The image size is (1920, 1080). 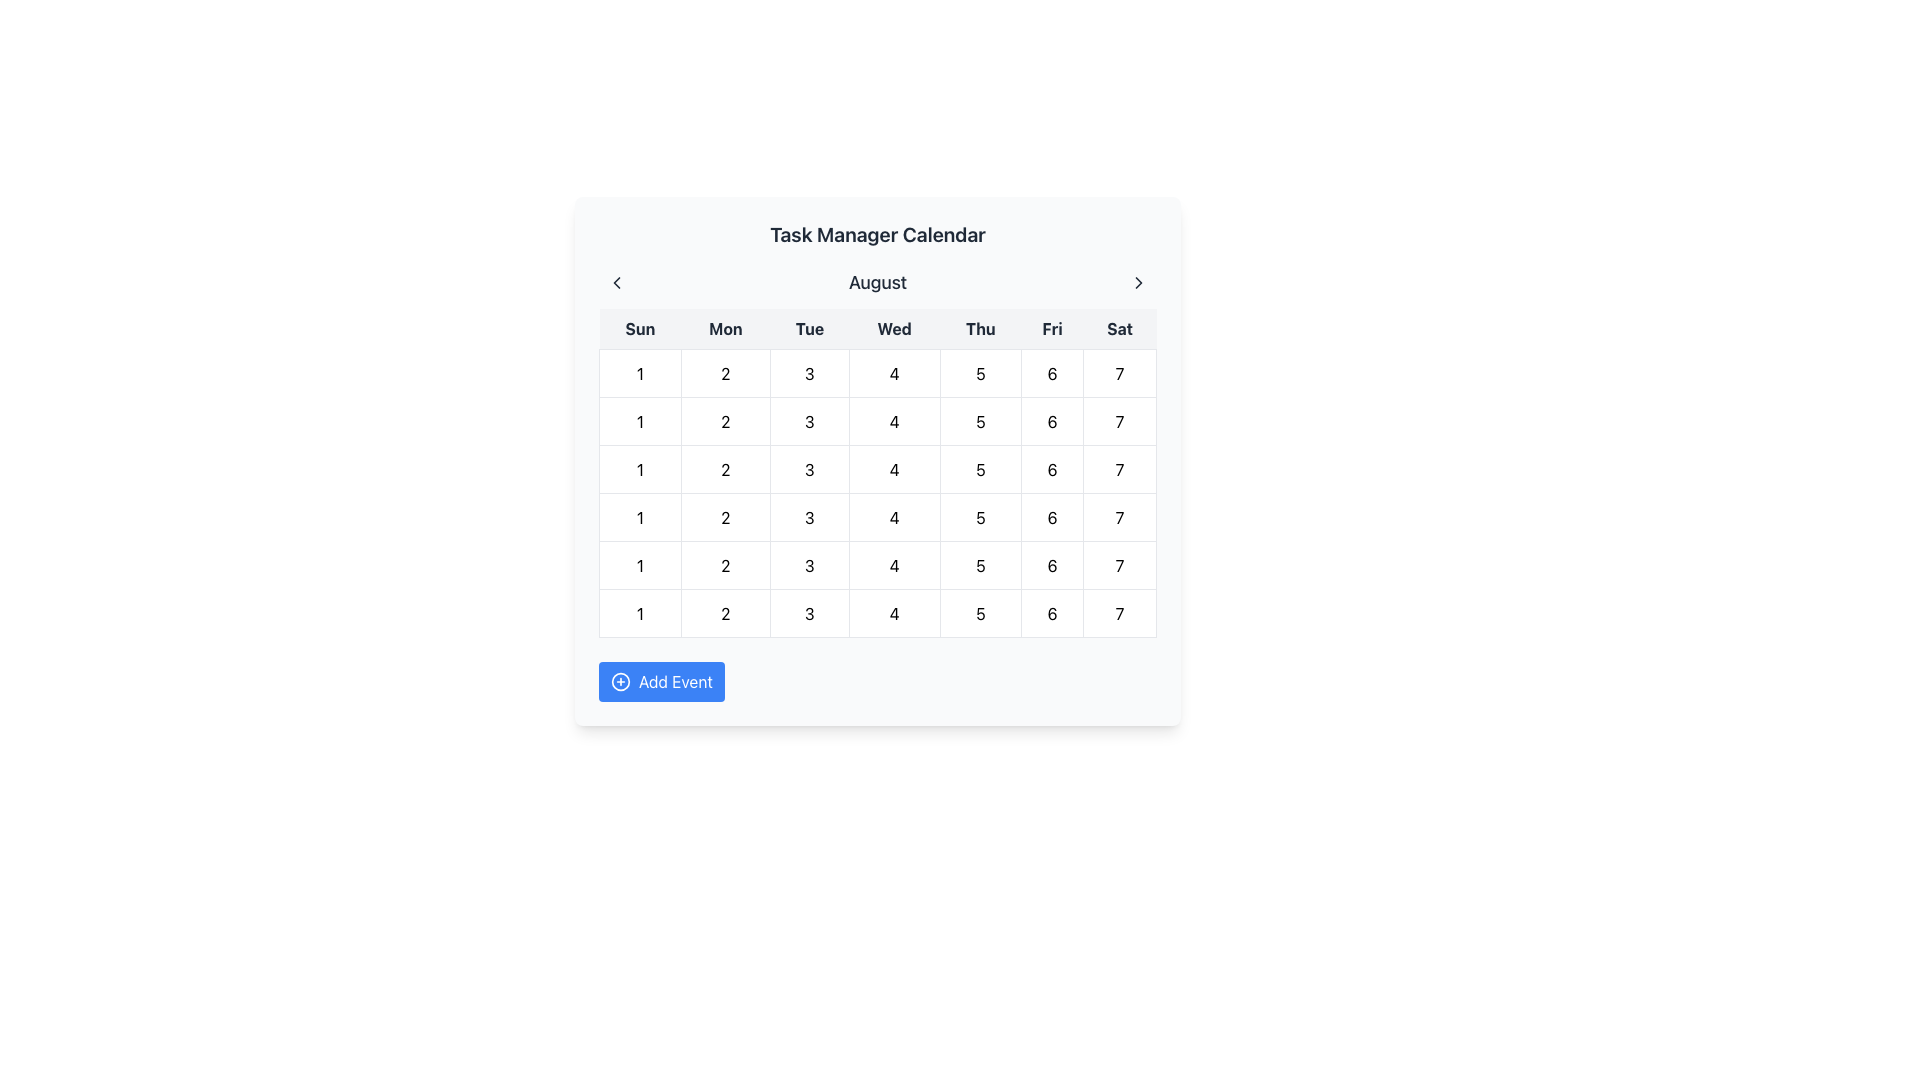 What do you see at coordinates (809, 565) in the screenshot?
I see `the static text element representing the date '3' in the calendar interface` at bounding box center [809, 565].